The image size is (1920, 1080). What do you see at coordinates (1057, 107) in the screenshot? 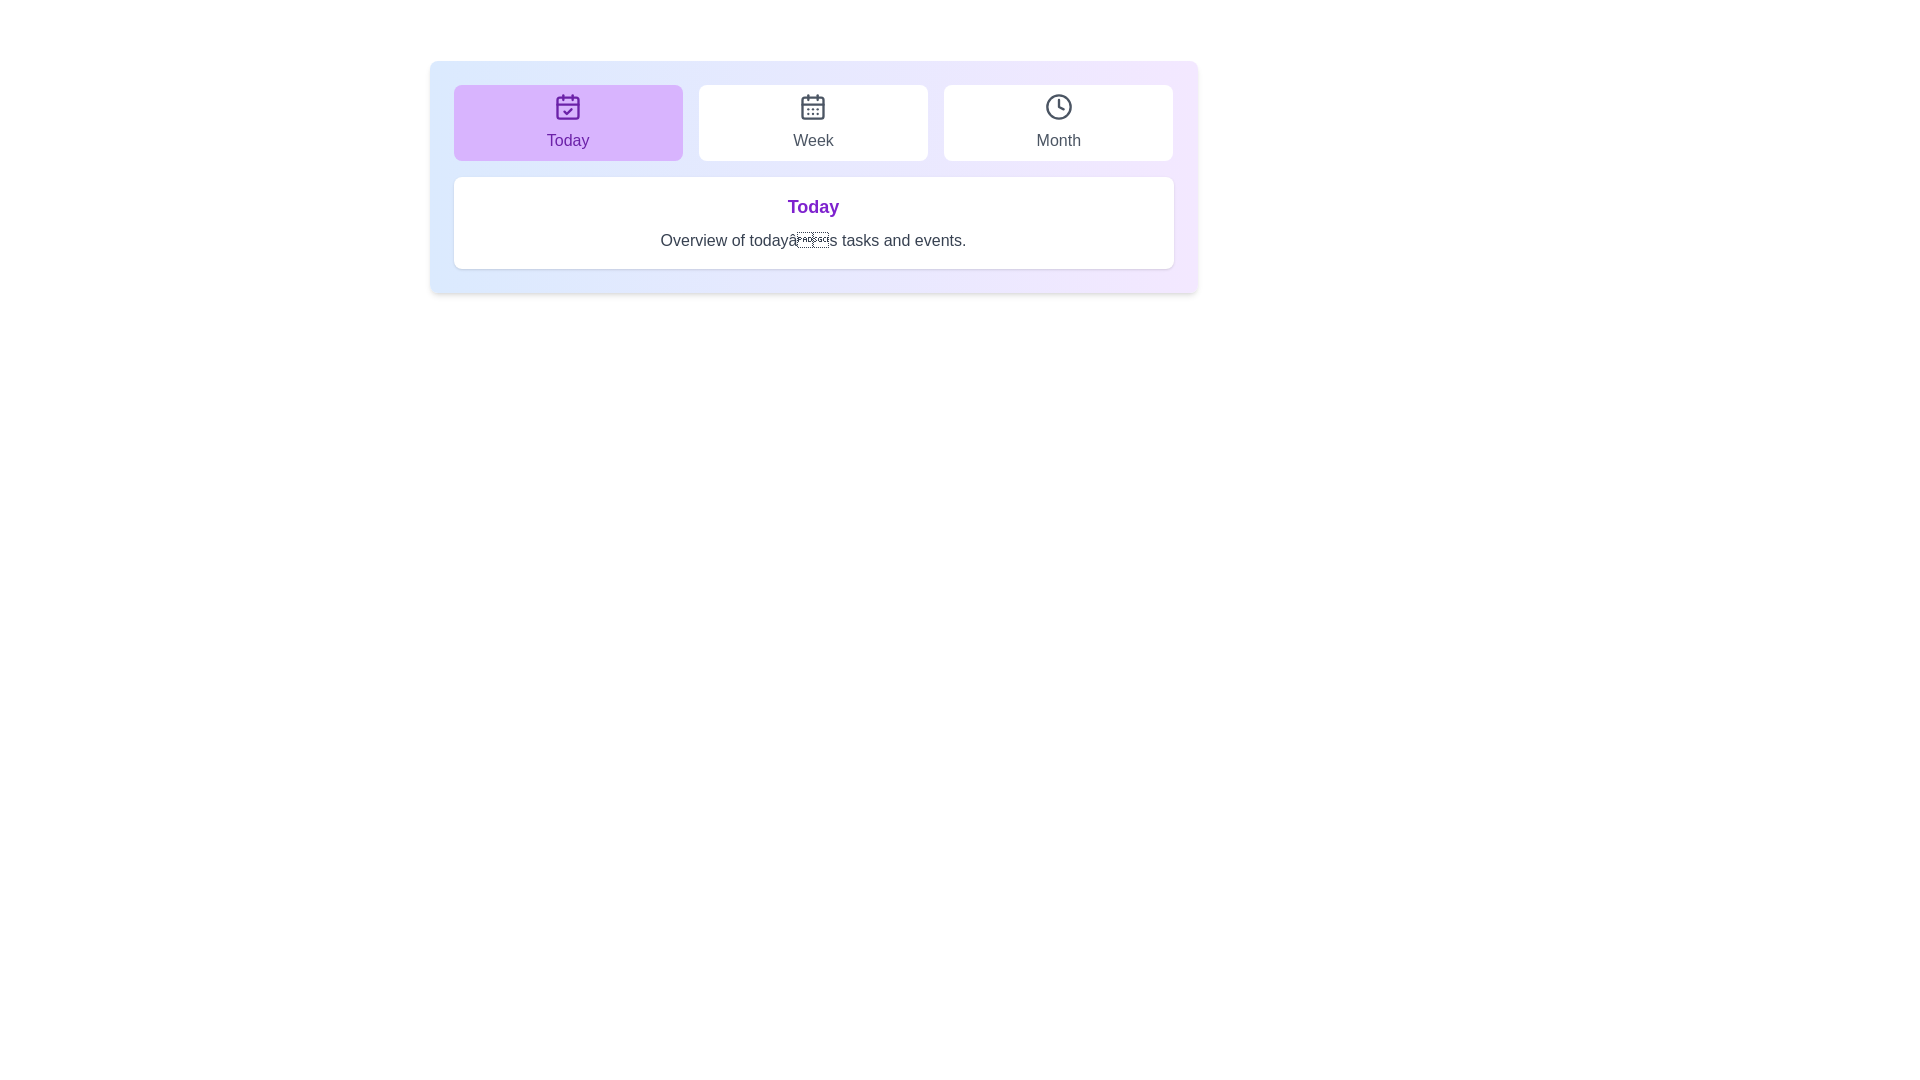
I see `the icon within the Month tab` at bounding box center [1057, 107].